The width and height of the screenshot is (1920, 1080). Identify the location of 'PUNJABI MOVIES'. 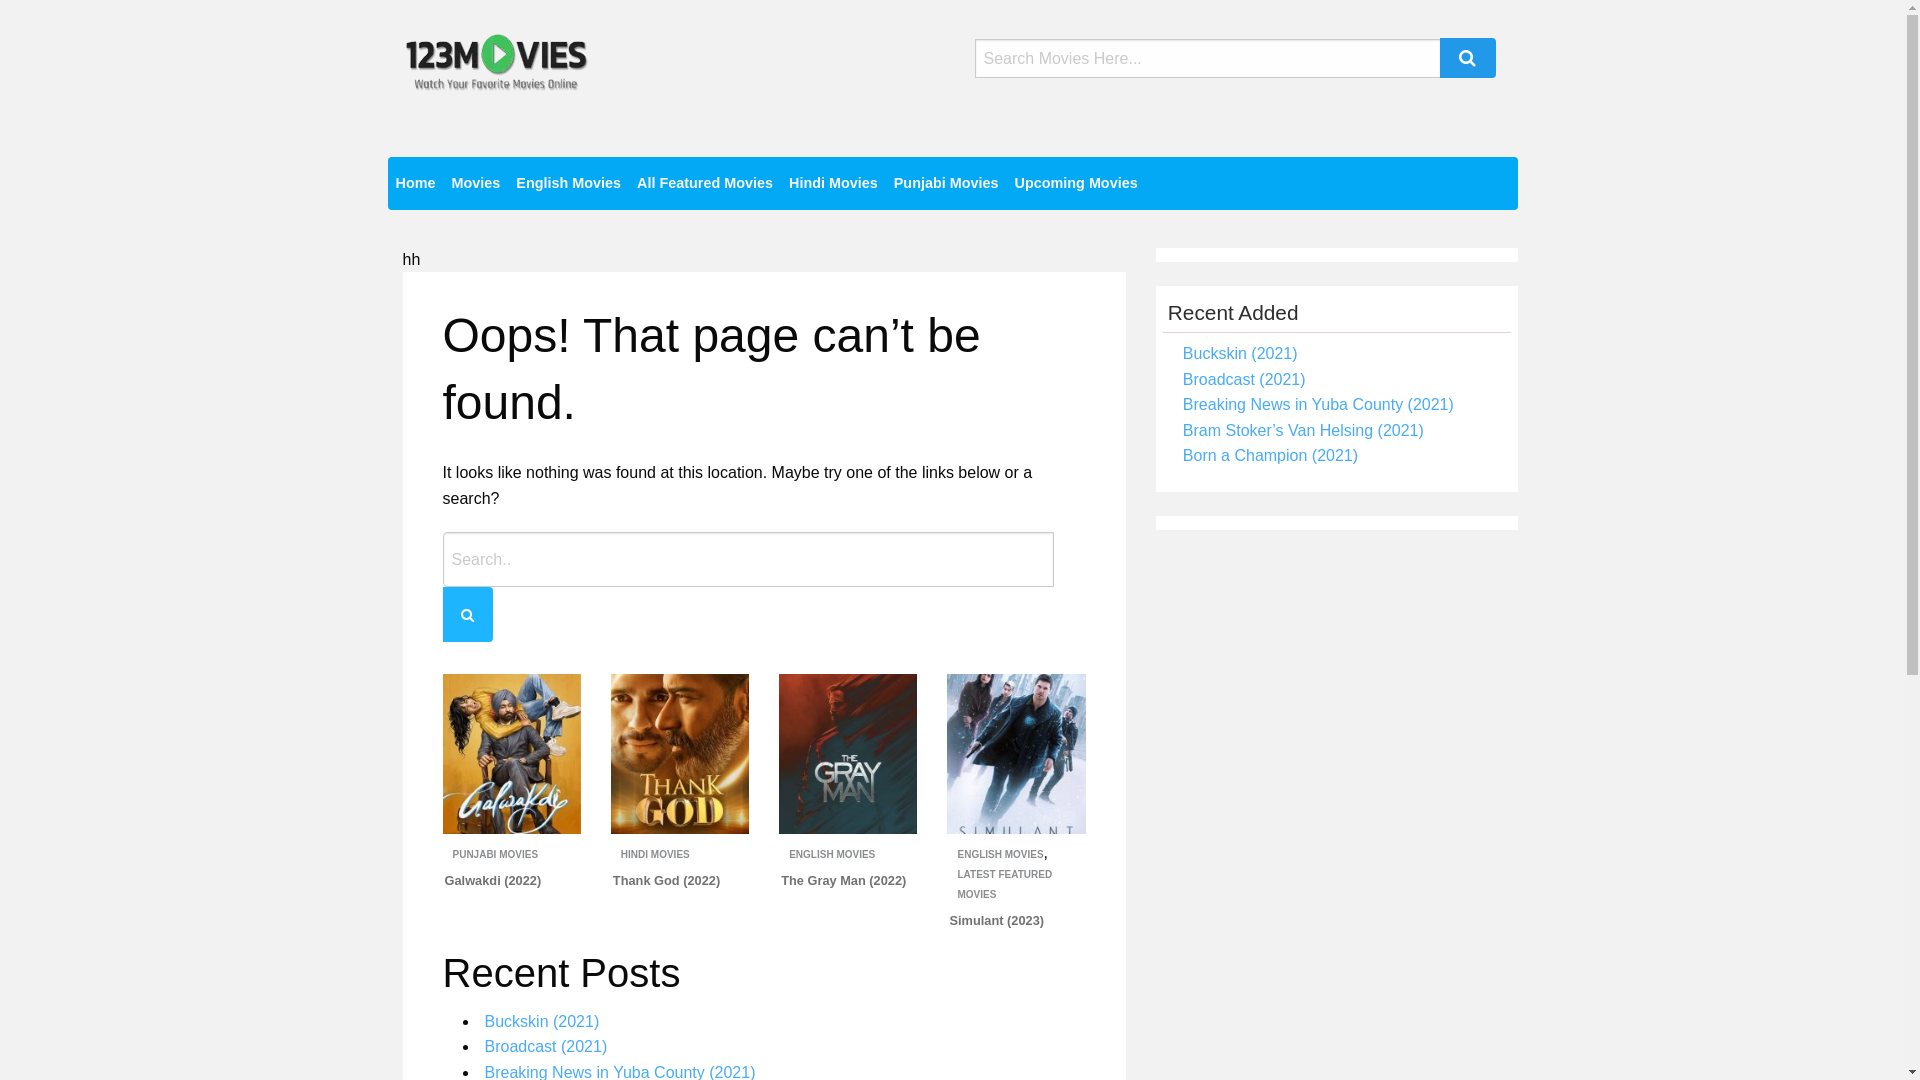
(494, 854).